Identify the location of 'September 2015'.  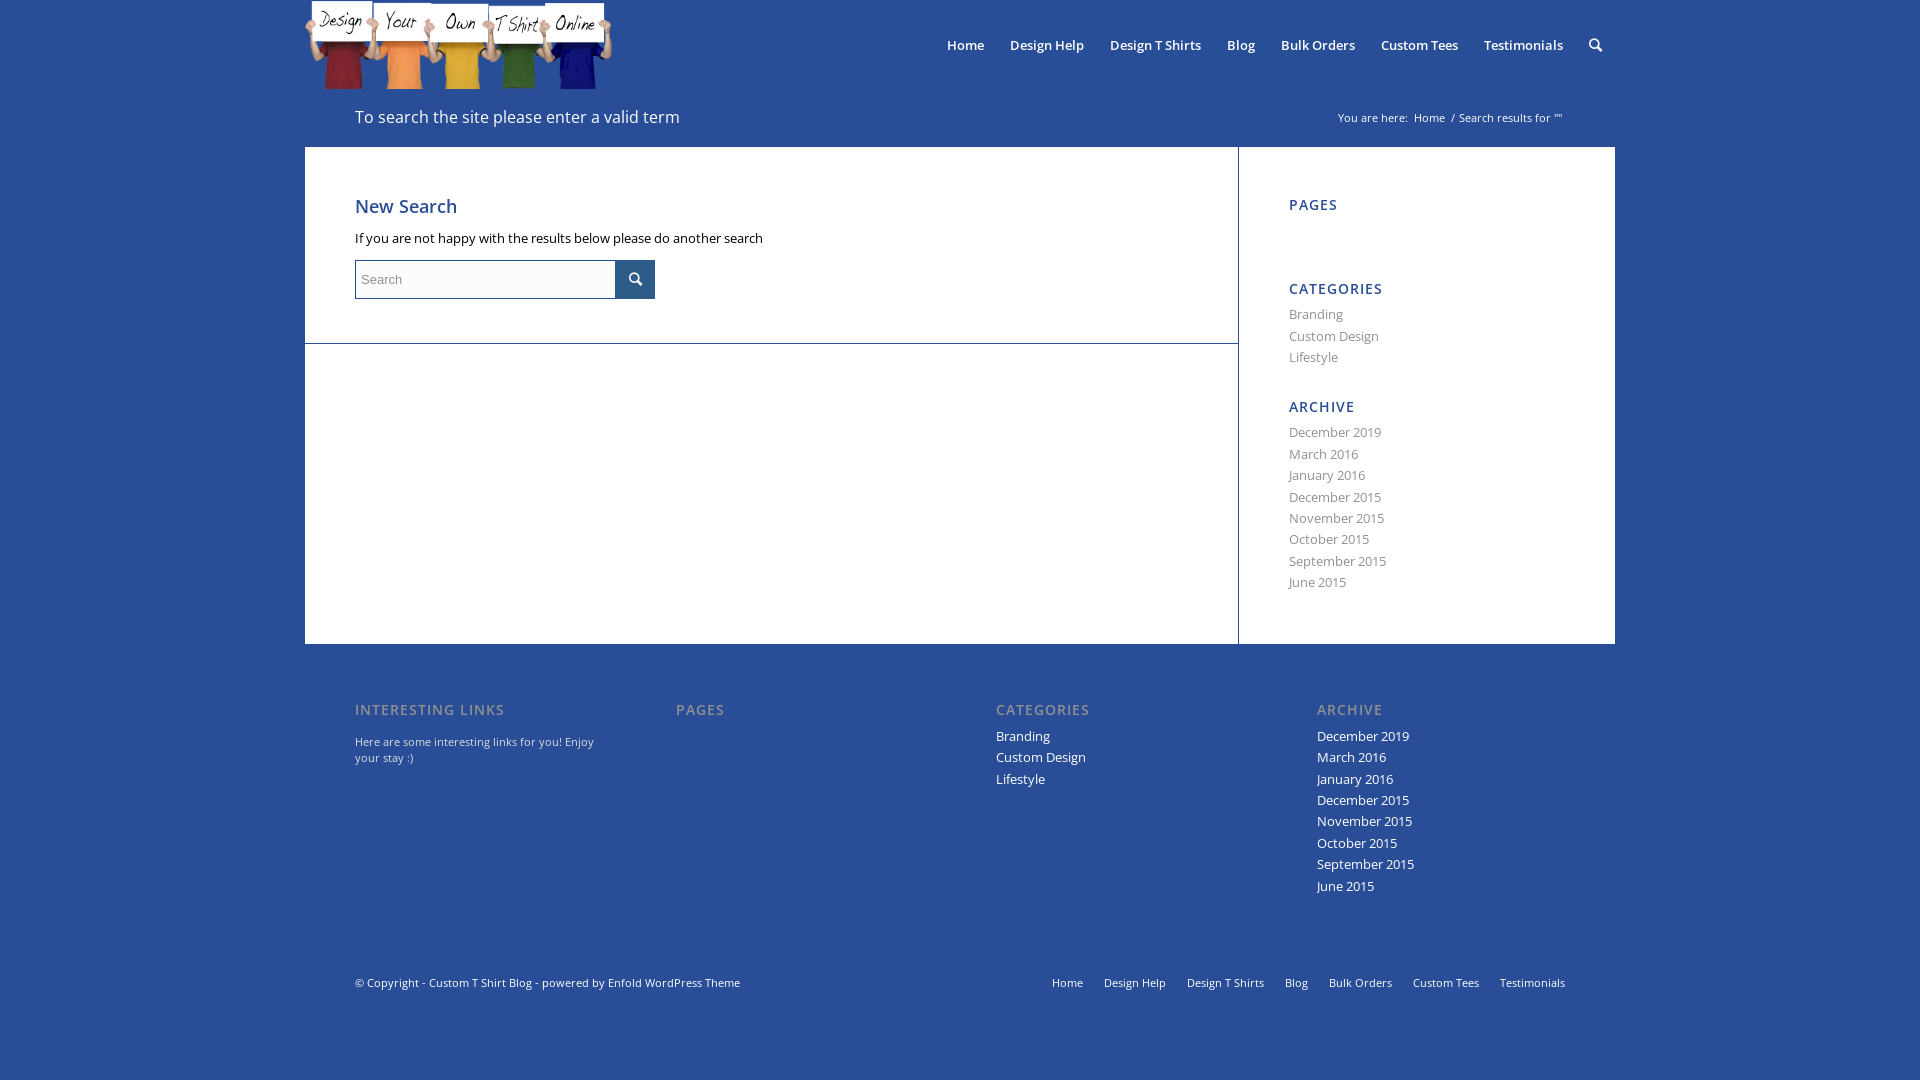
(1337, 560).